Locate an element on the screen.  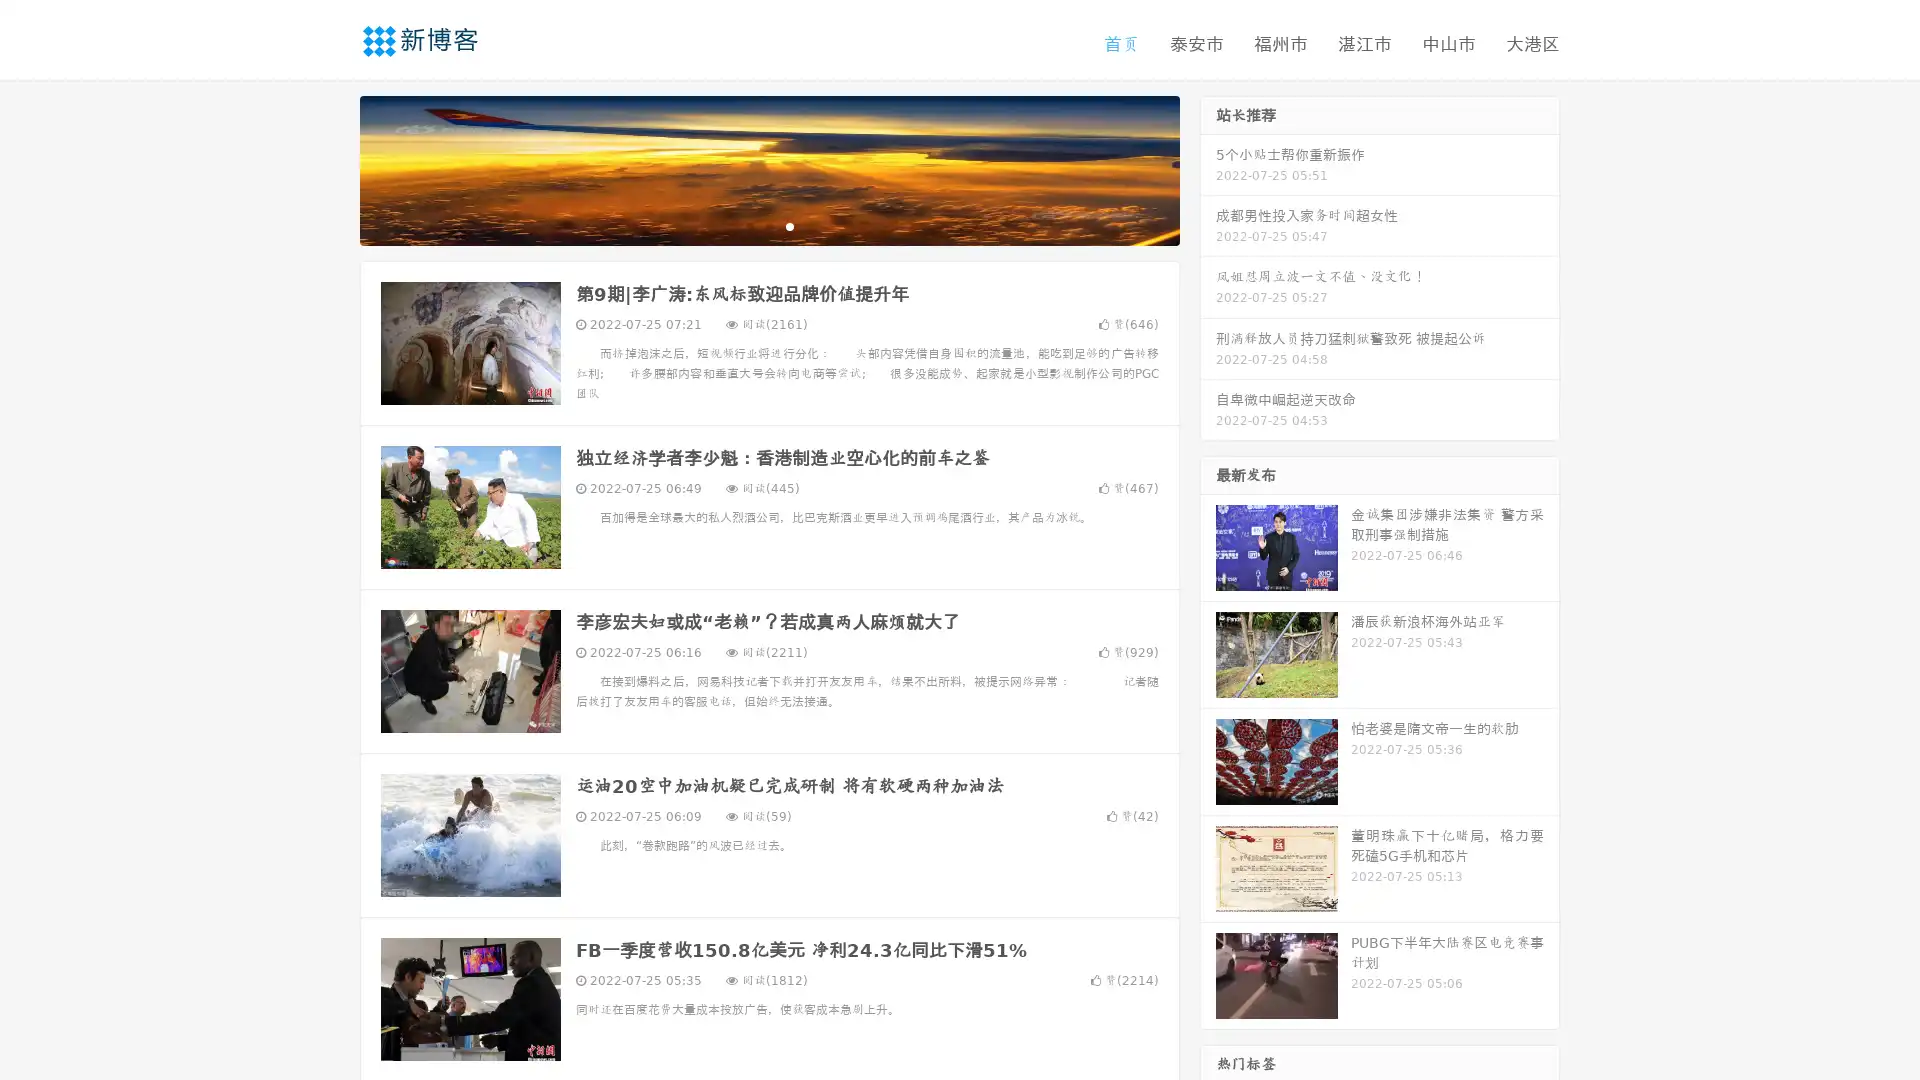
Go to slide 2 is located at coordinates (768, 225).